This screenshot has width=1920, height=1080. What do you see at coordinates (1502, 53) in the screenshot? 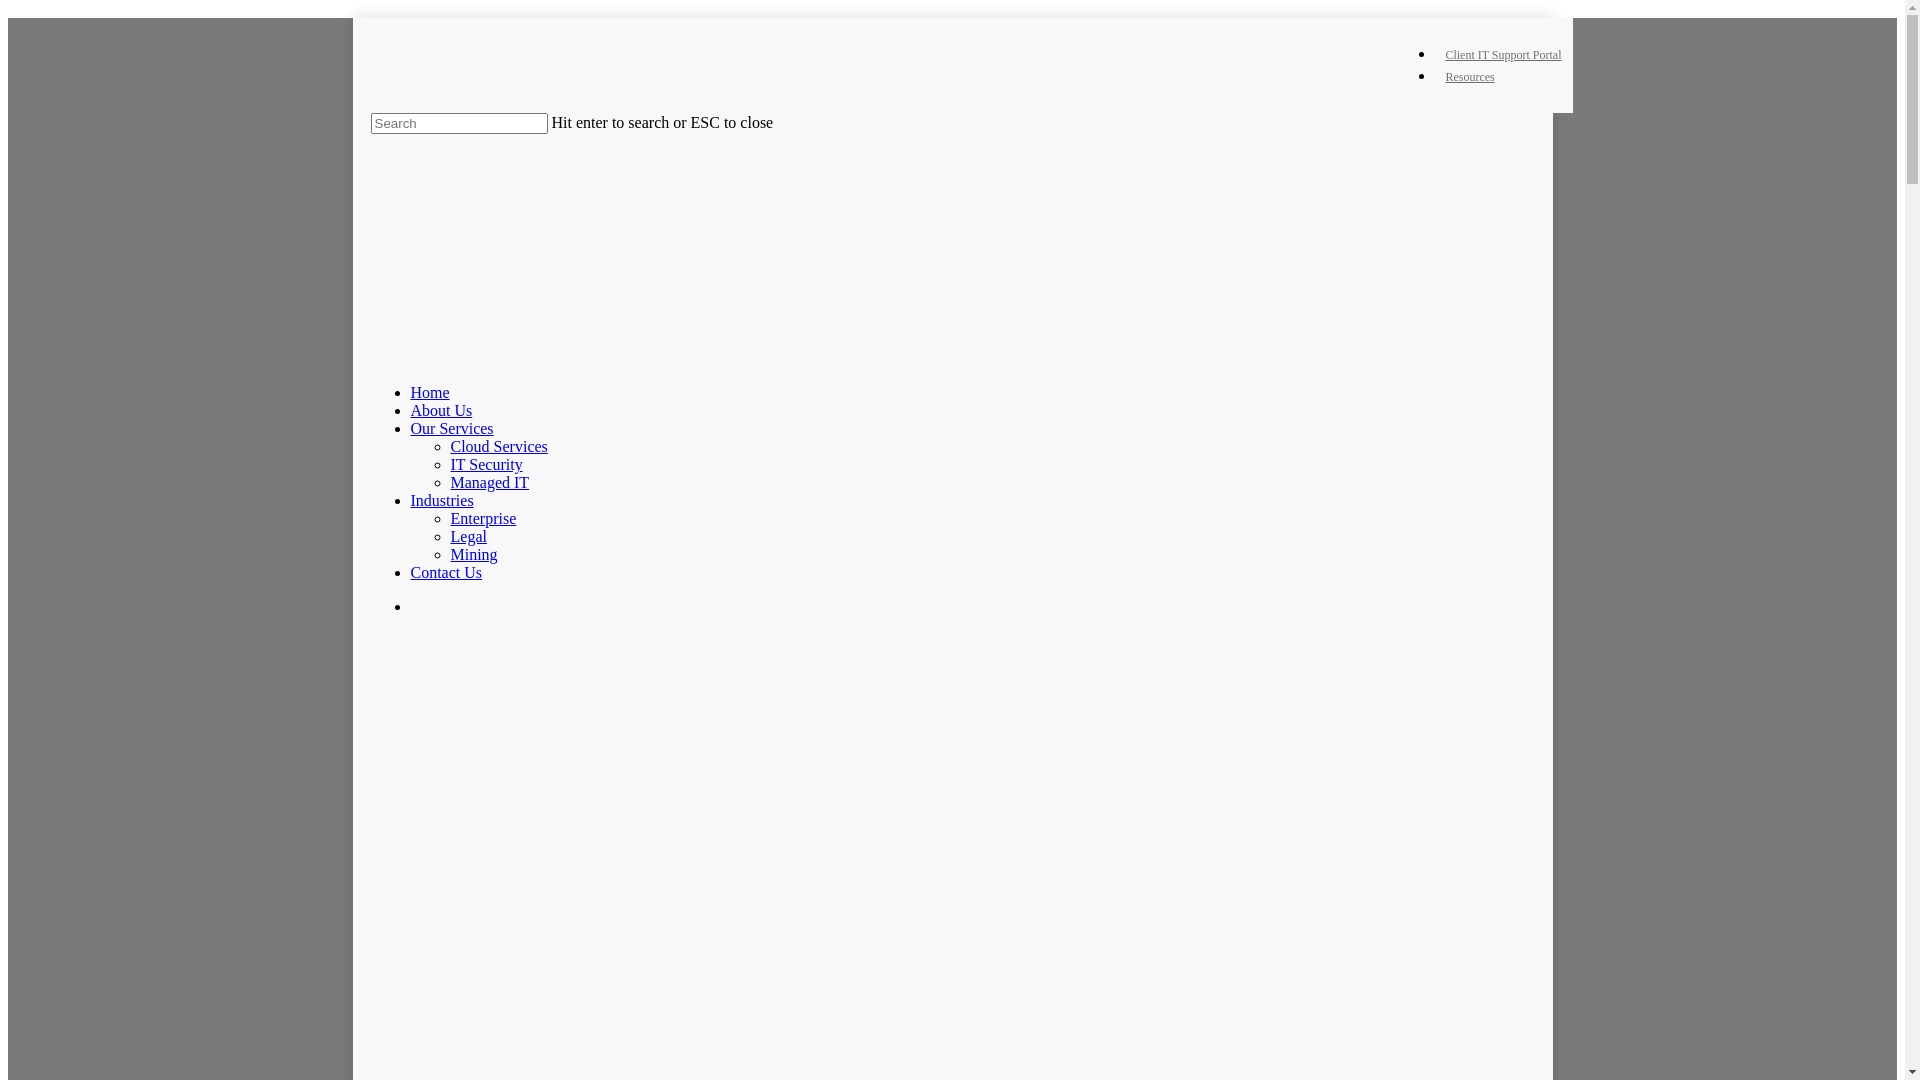
I see `'Client IT Support Portal'` at bounding box center [1502, 53].